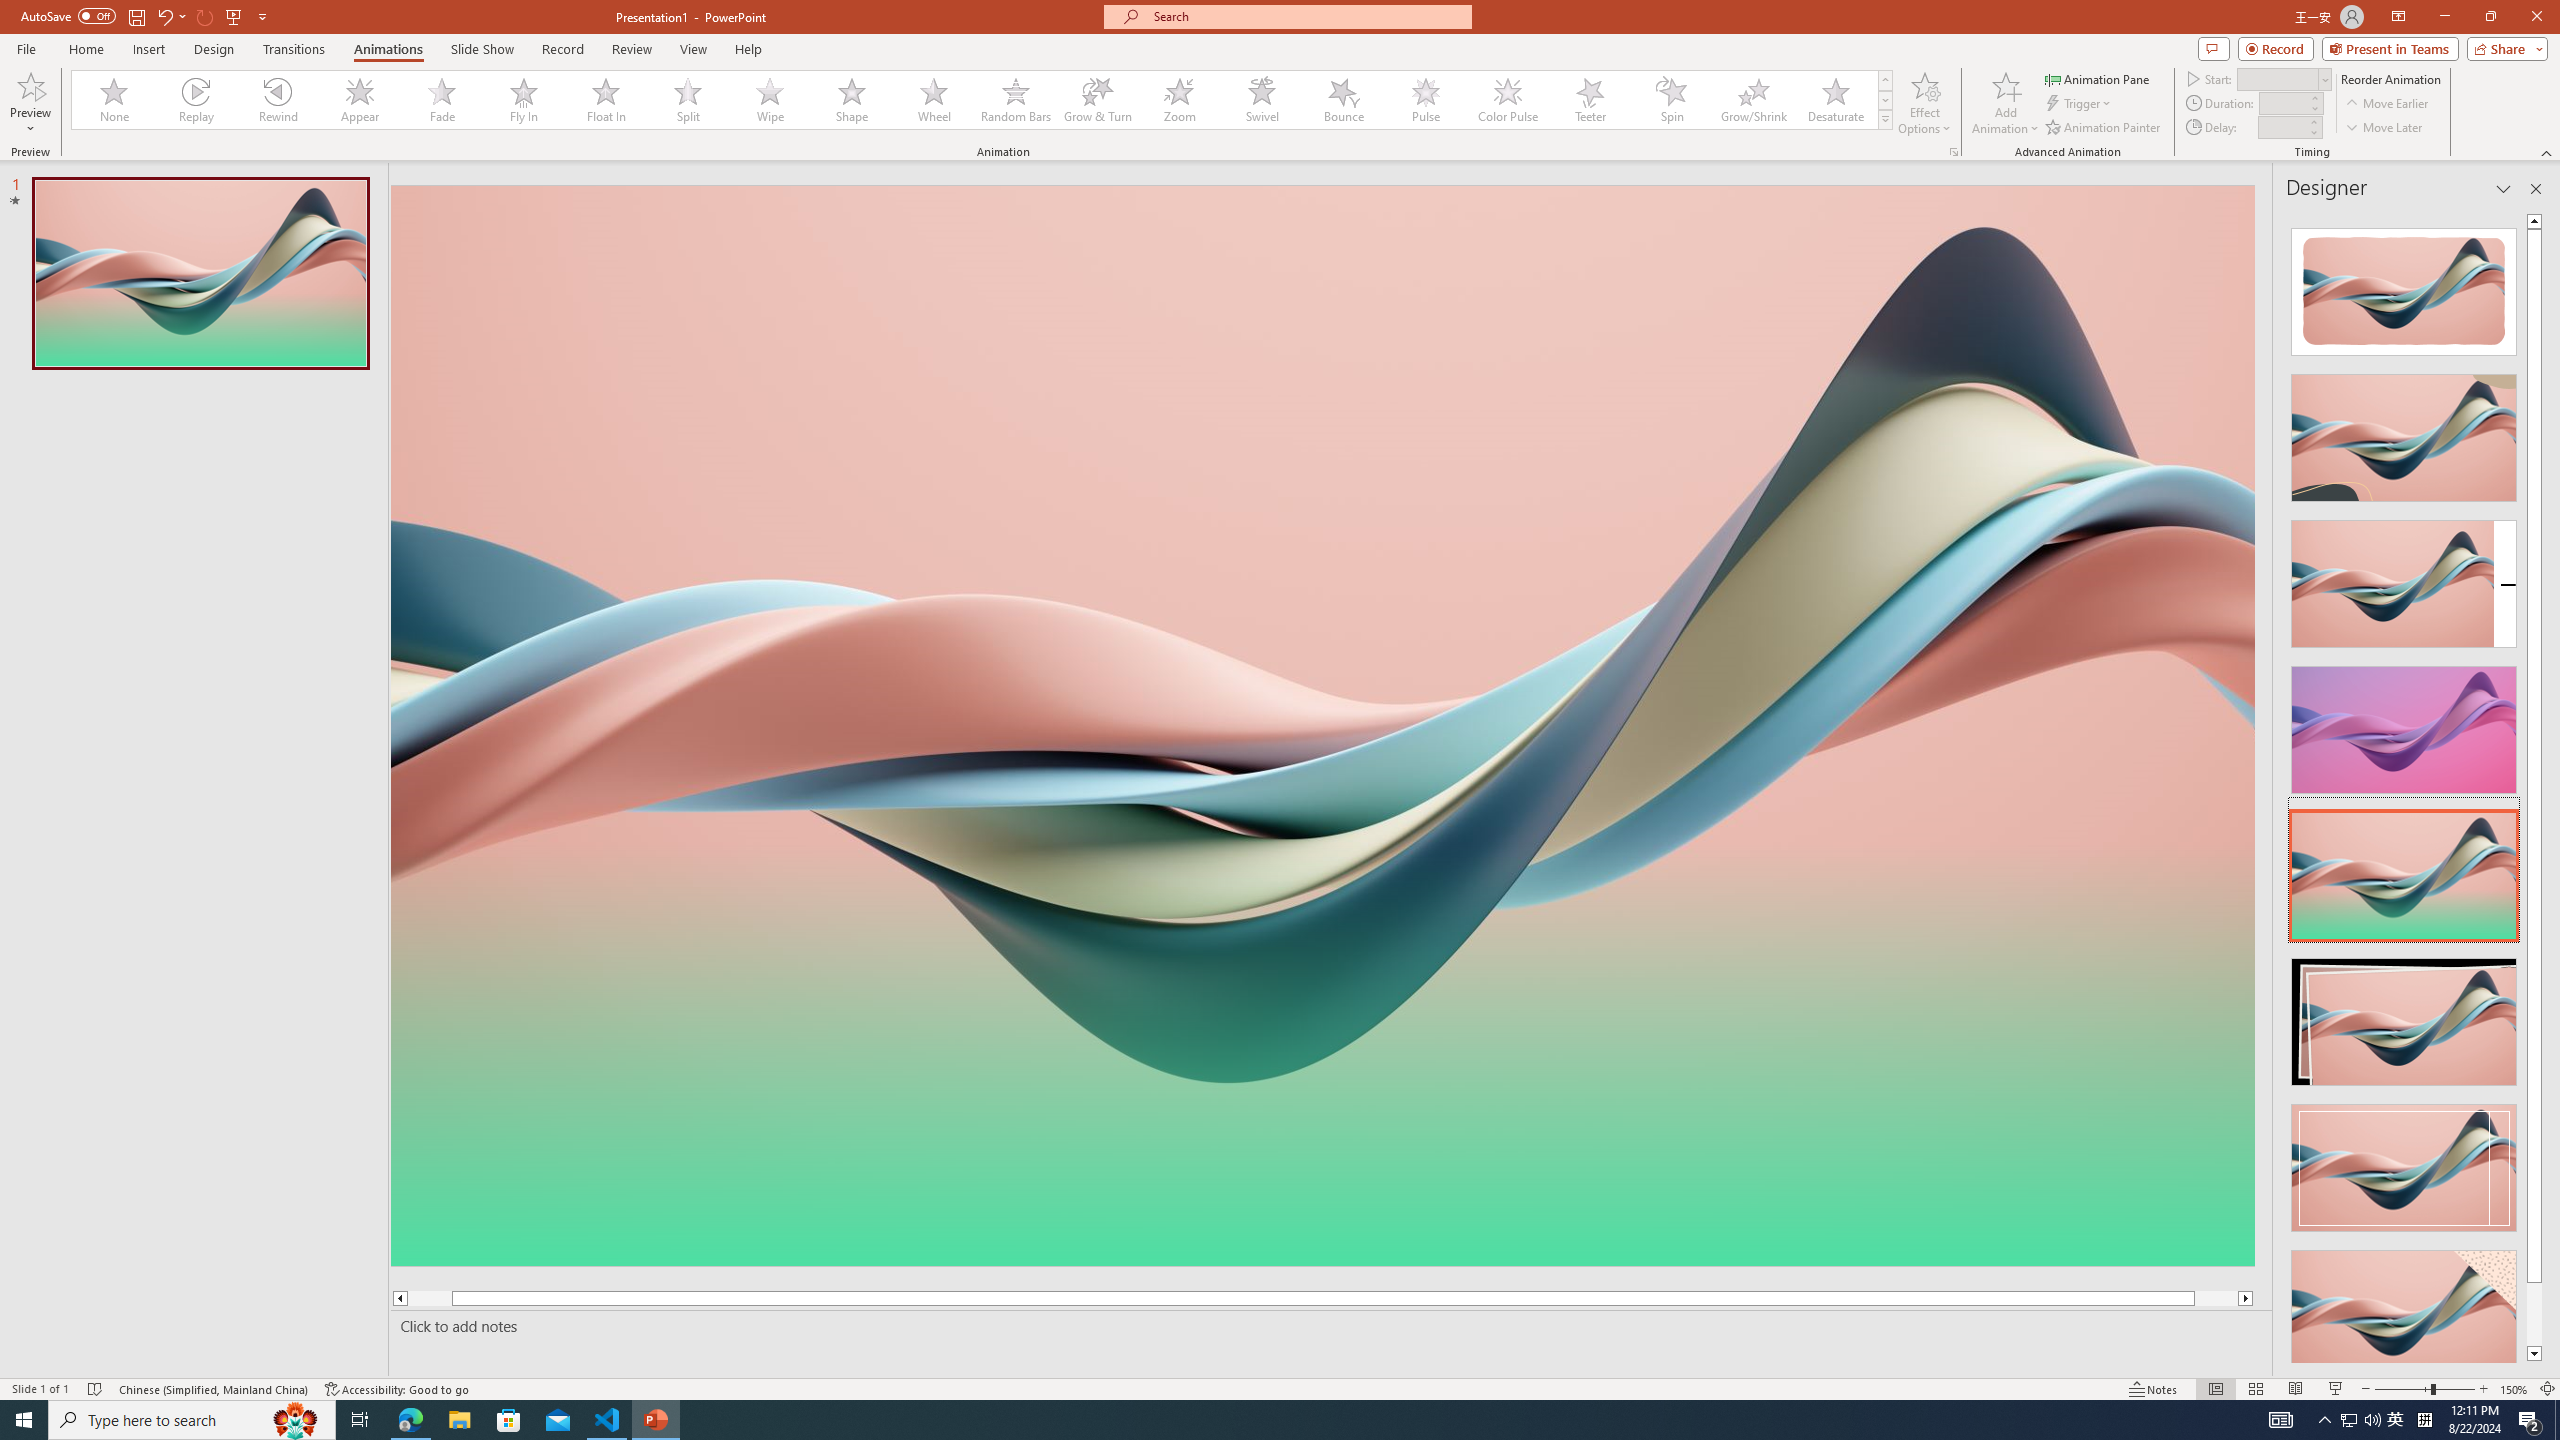  I want to click on 'Reading View', so click(2295, 1389).